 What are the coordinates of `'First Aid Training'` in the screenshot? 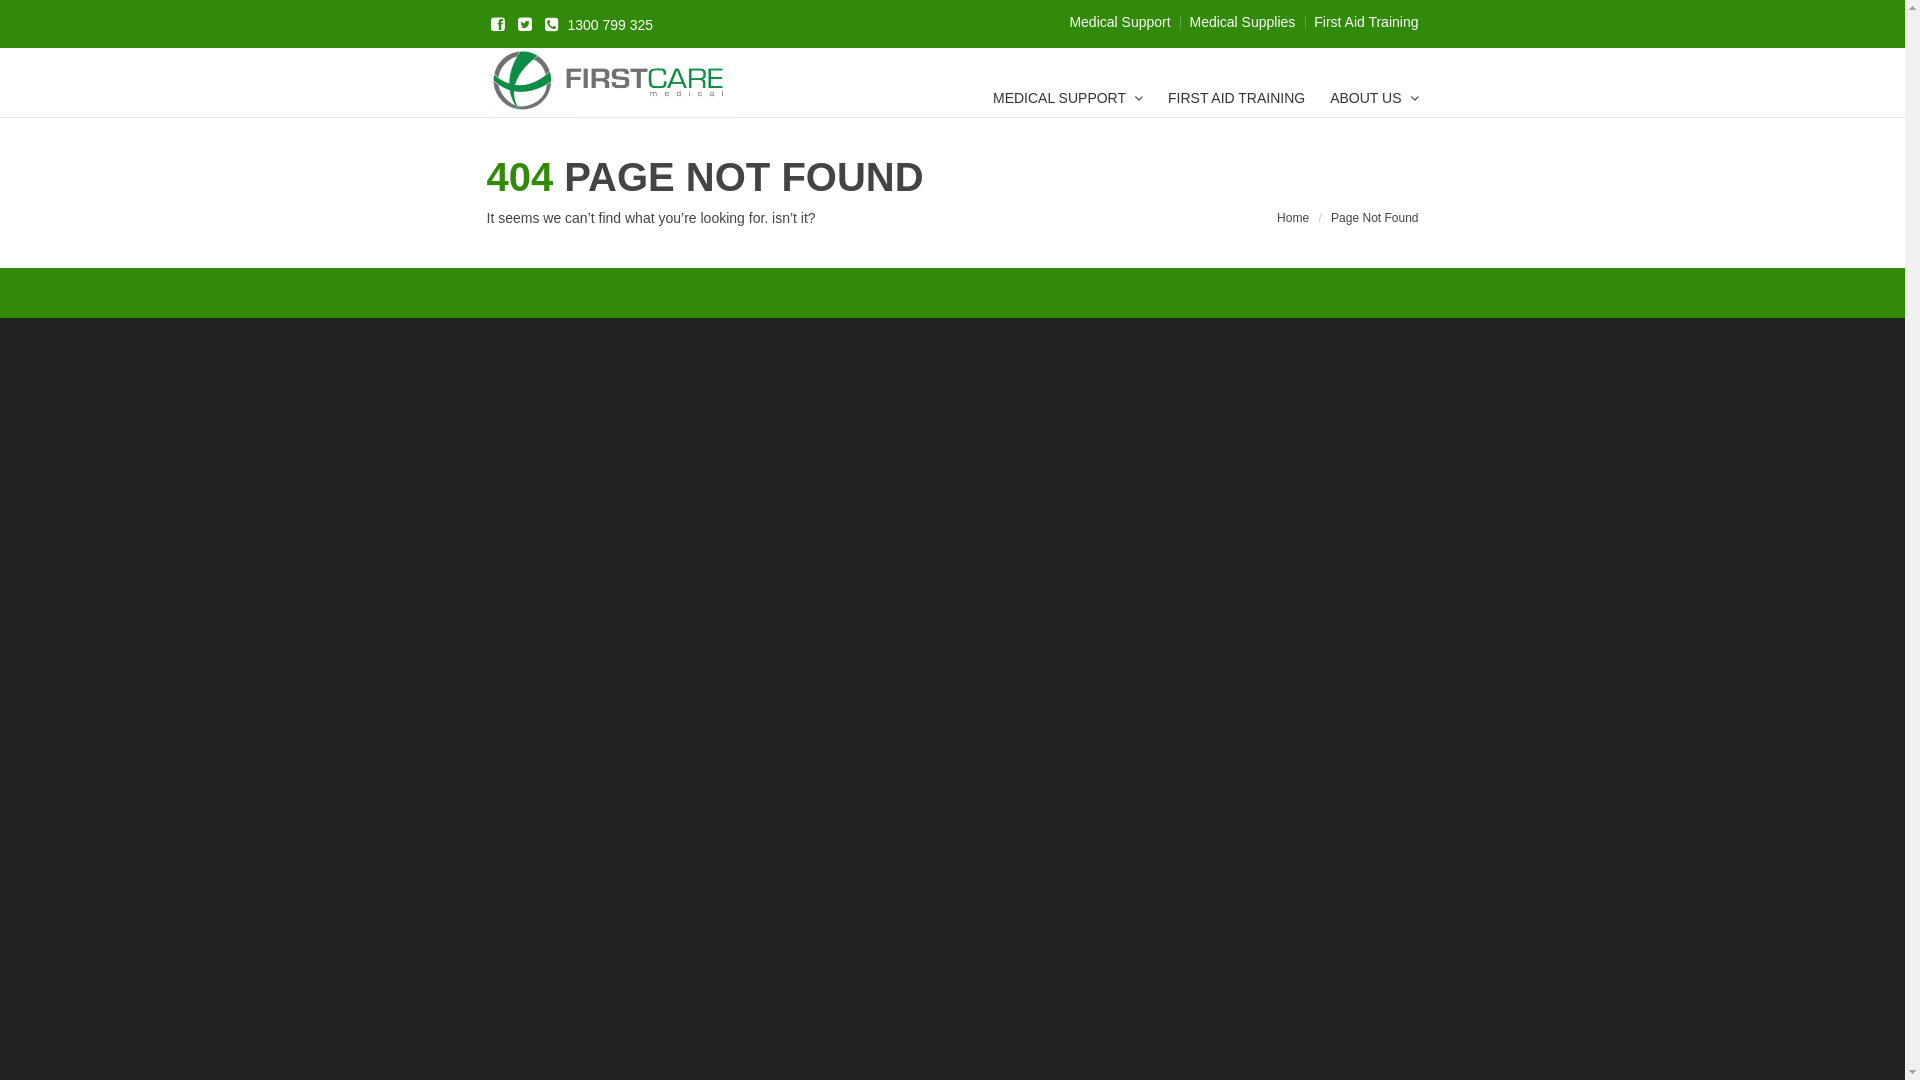 It's located at (1314, 22).